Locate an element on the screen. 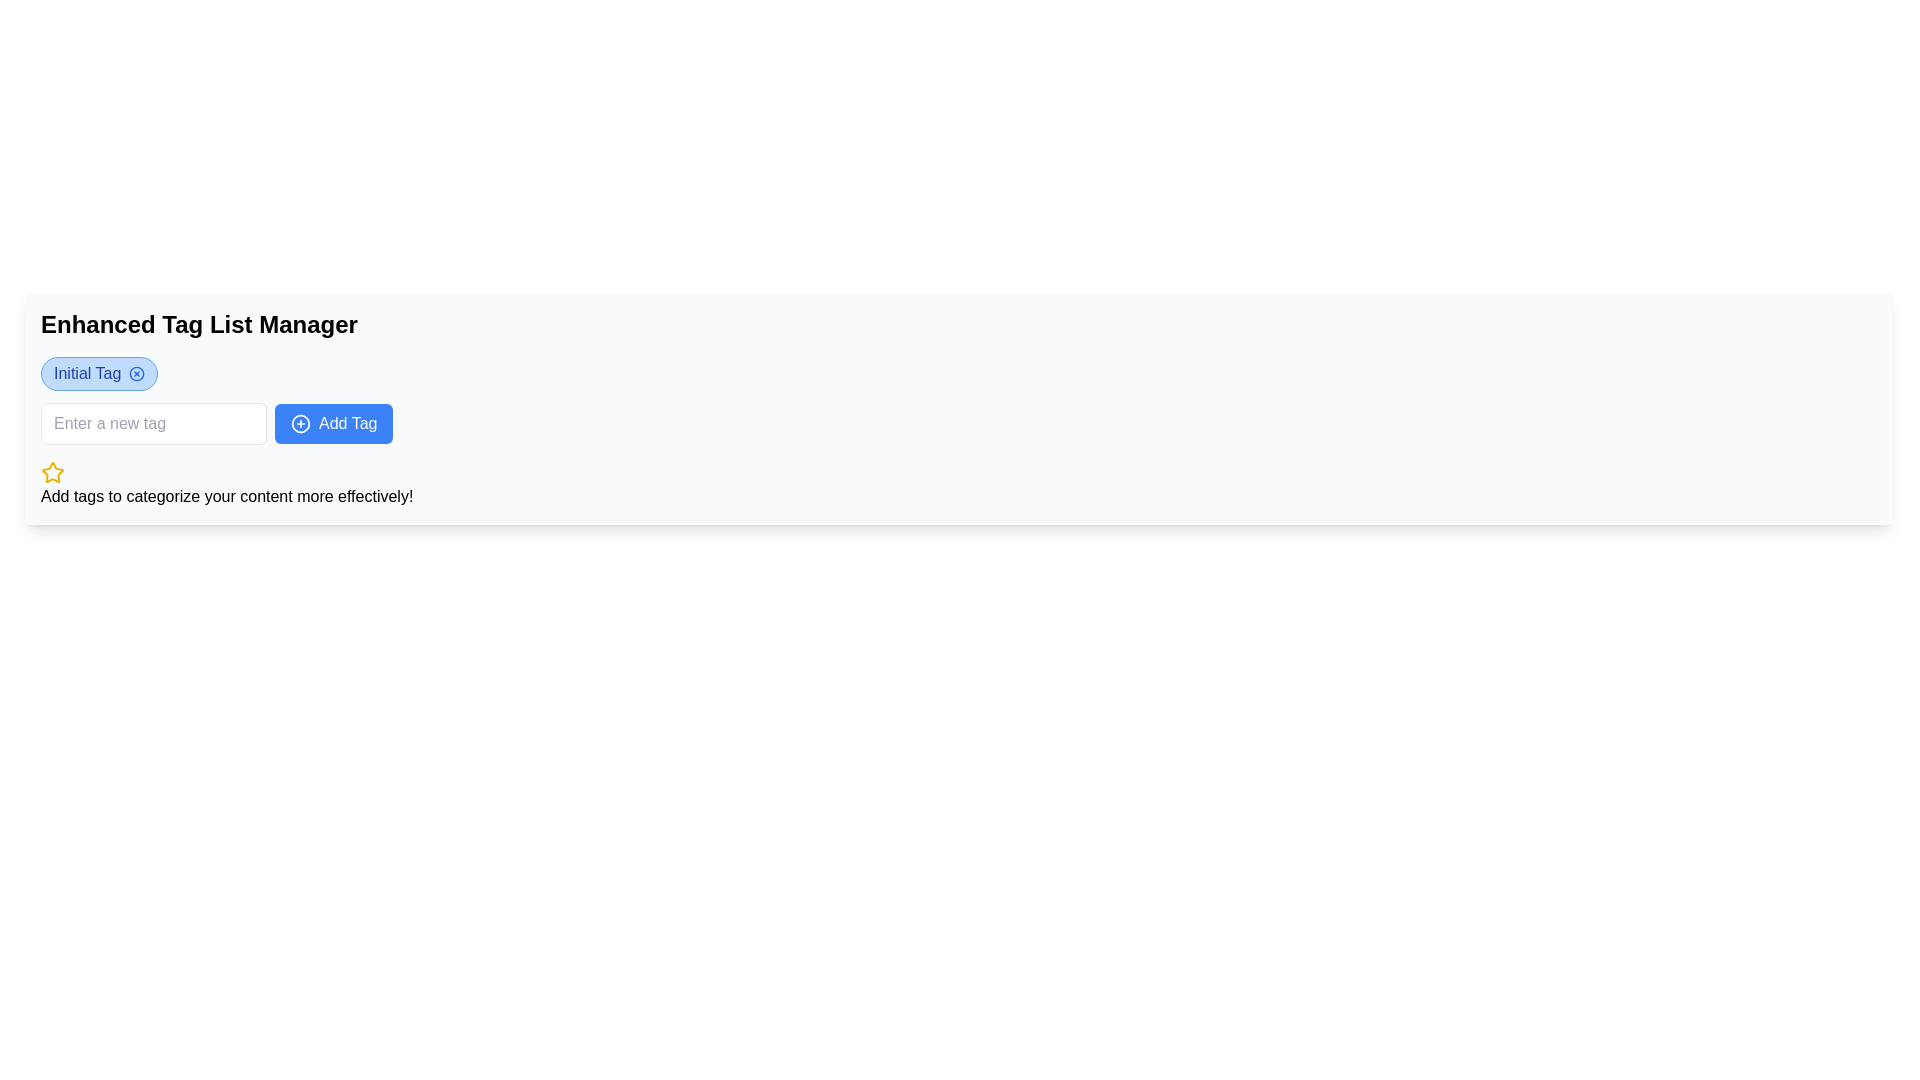 The image size is (1920, 1080). the rectangular button with a blue background and white text label that says 'Add Tag', which is located in the upper center of the interface is located at coordinates (334, 423).